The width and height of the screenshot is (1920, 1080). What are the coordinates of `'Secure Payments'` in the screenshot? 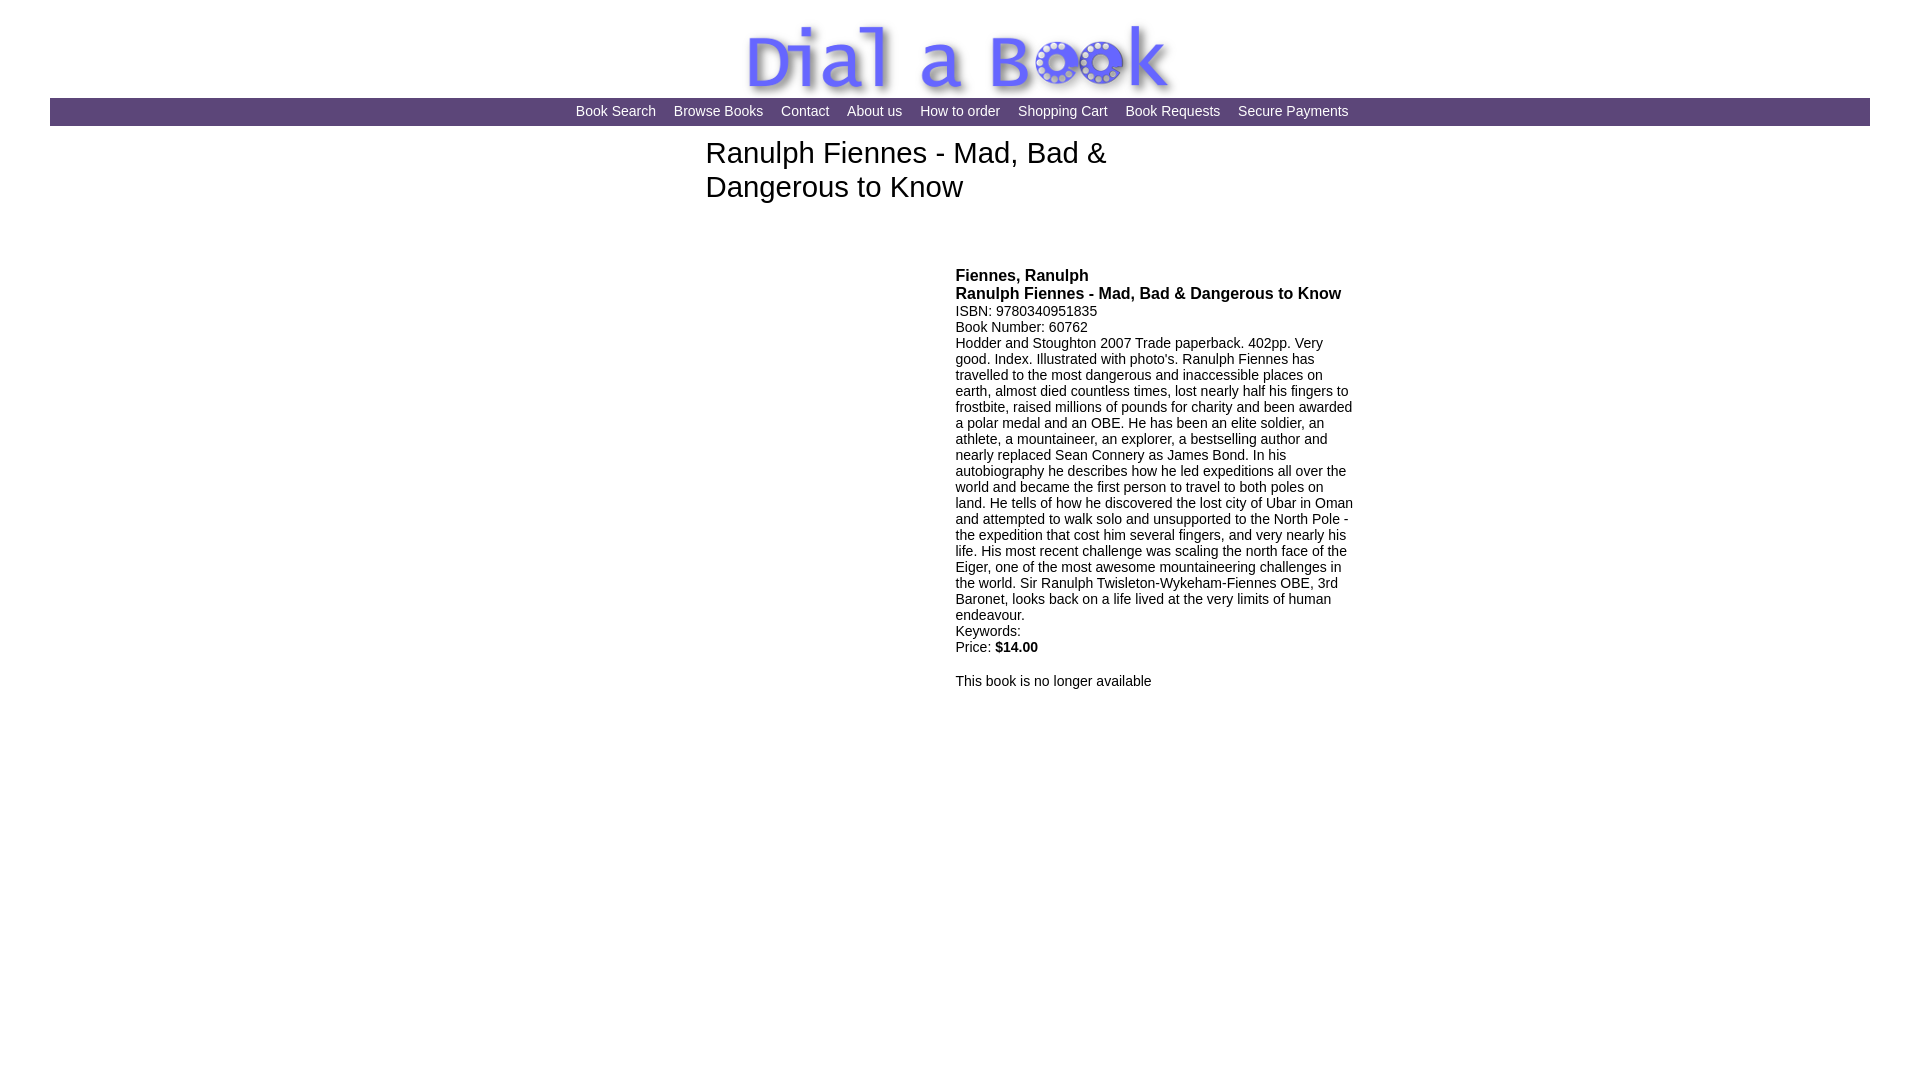 It's located at (1293, 111).